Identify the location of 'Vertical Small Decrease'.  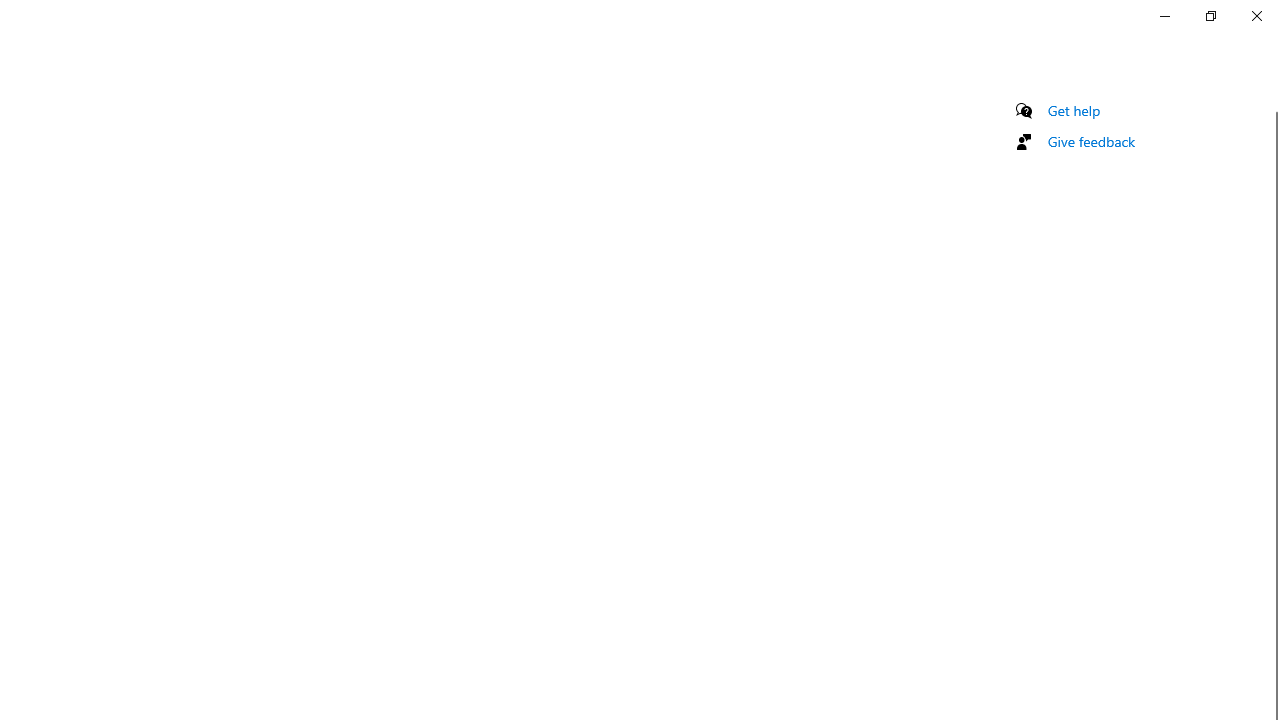
(1271, 104).